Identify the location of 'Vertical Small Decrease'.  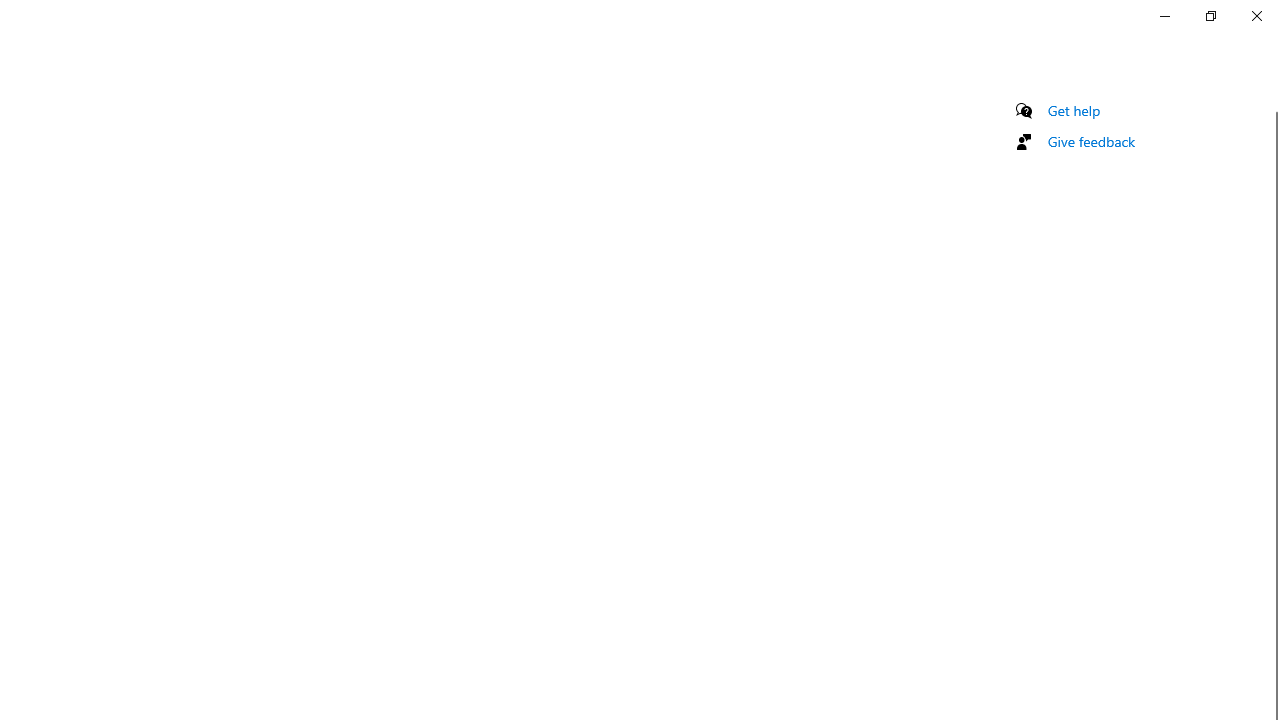
(1271, 104).